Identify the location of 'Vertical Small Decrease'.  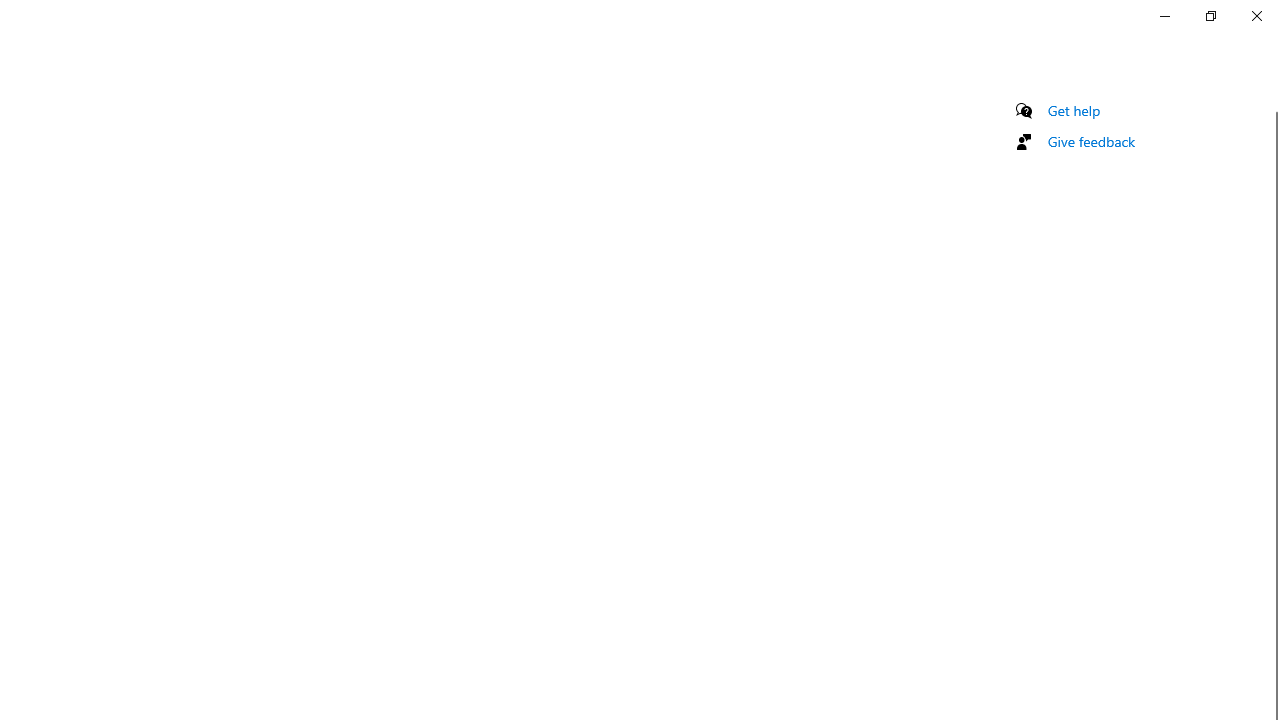
(1271, 104).